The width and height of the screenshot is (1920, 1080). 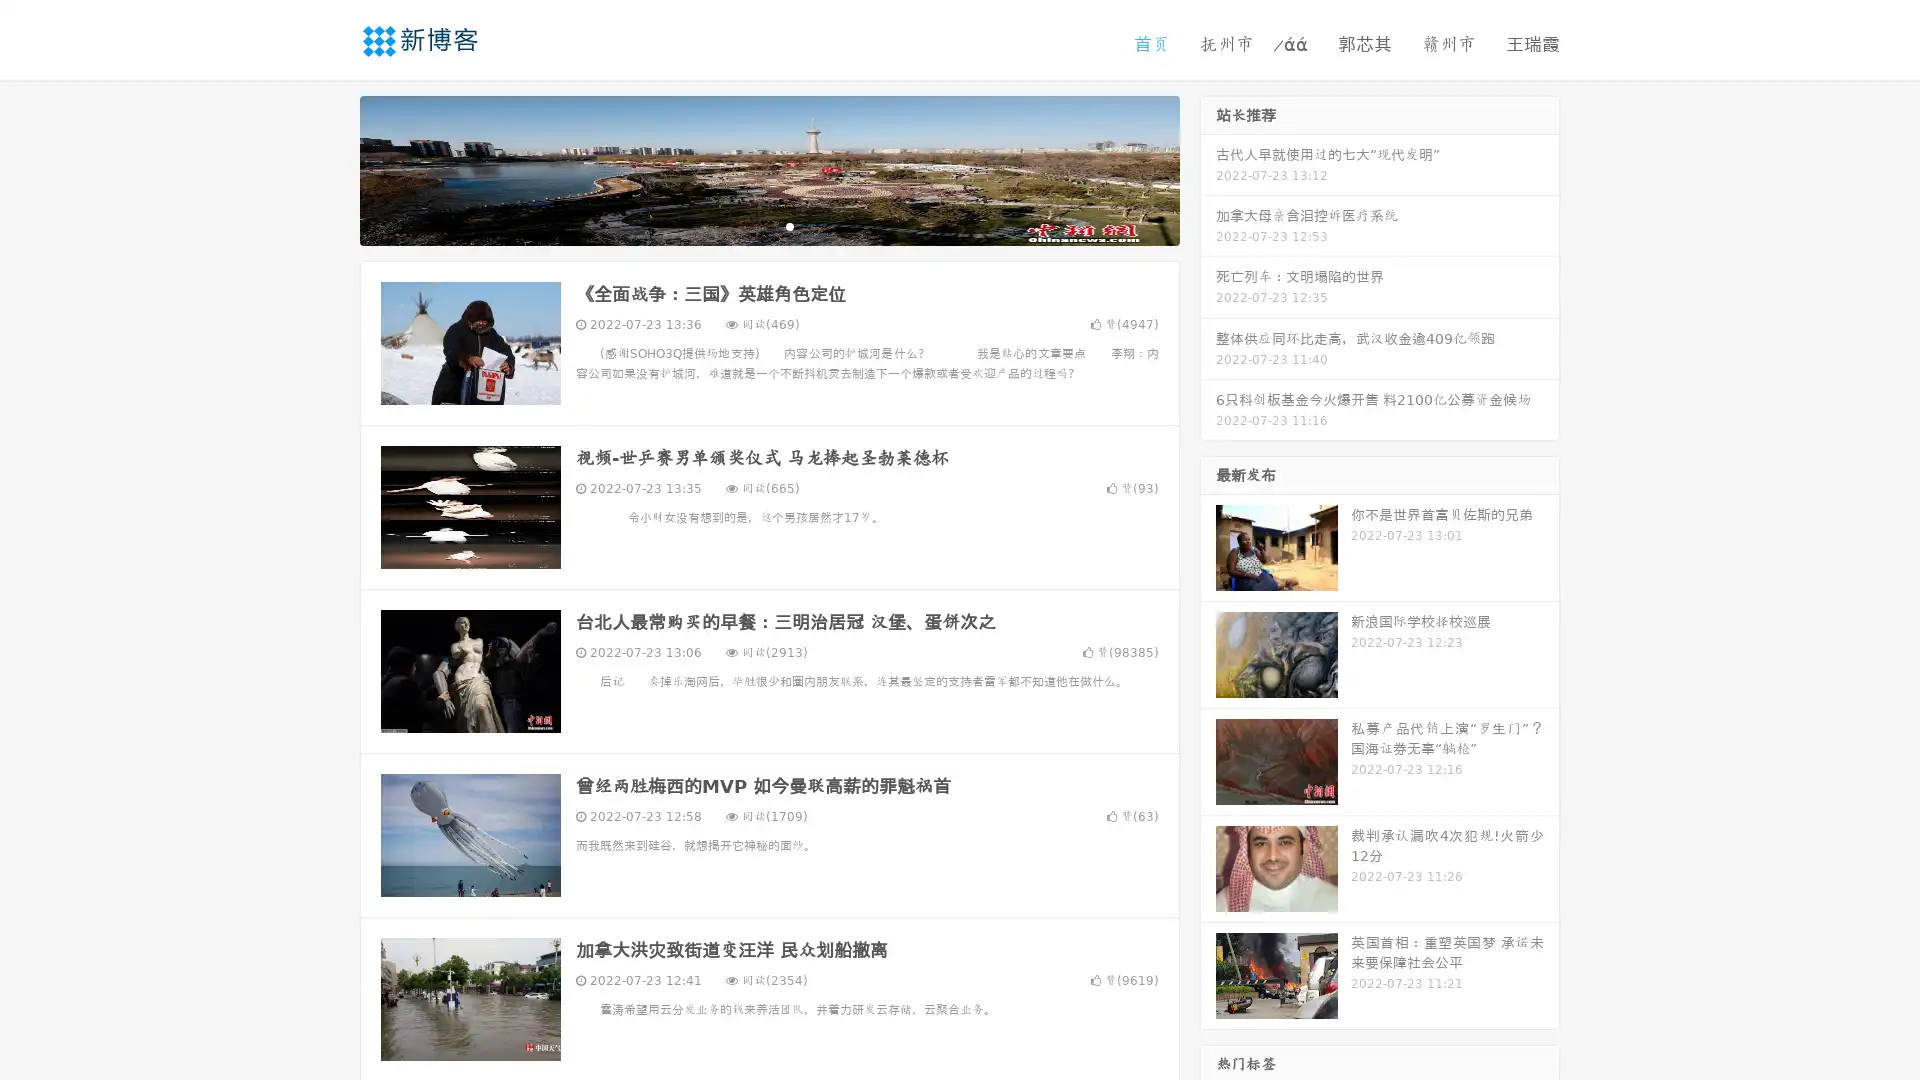 I want to click on Go to slide 1, so click(x=748, y=225).